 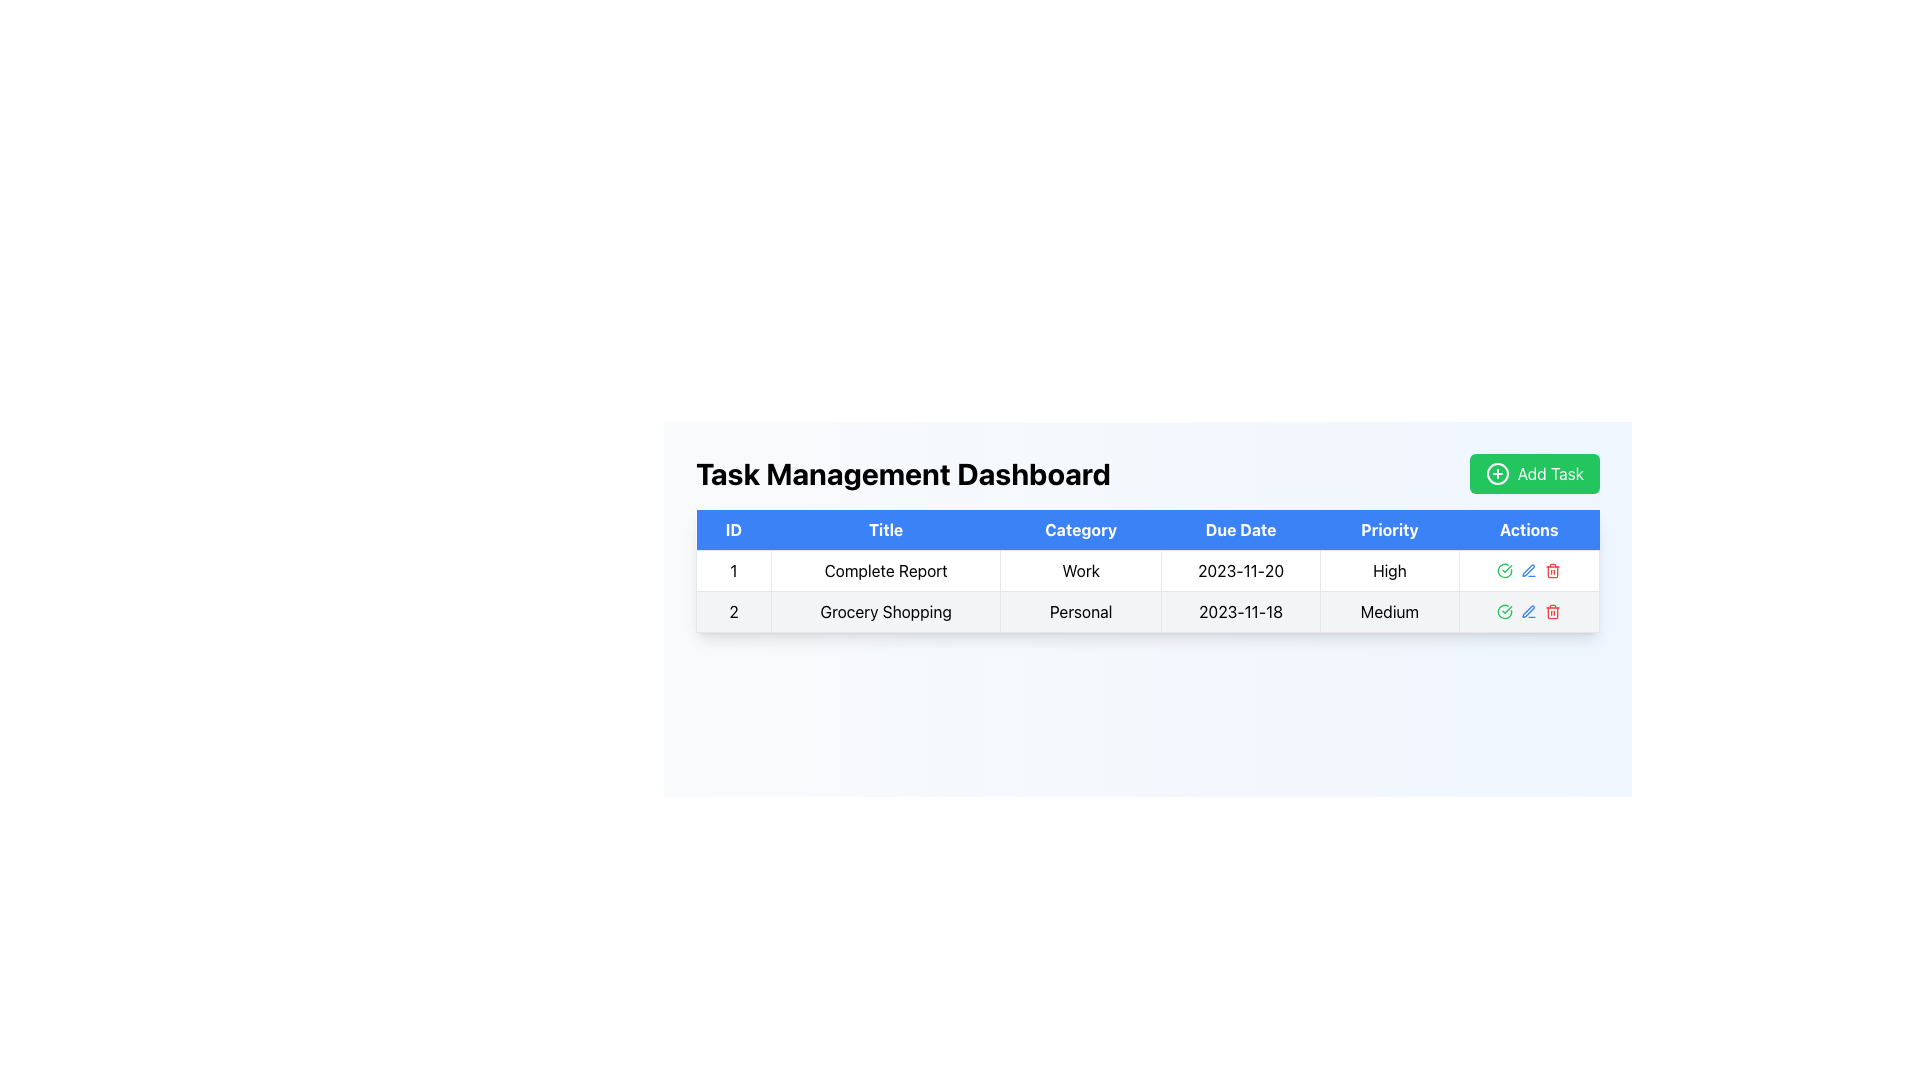 I want to click on the thin diagonal pencil-like icon in the 'Actions' column of the second row in the task management table, so click(x=1527, y=570).